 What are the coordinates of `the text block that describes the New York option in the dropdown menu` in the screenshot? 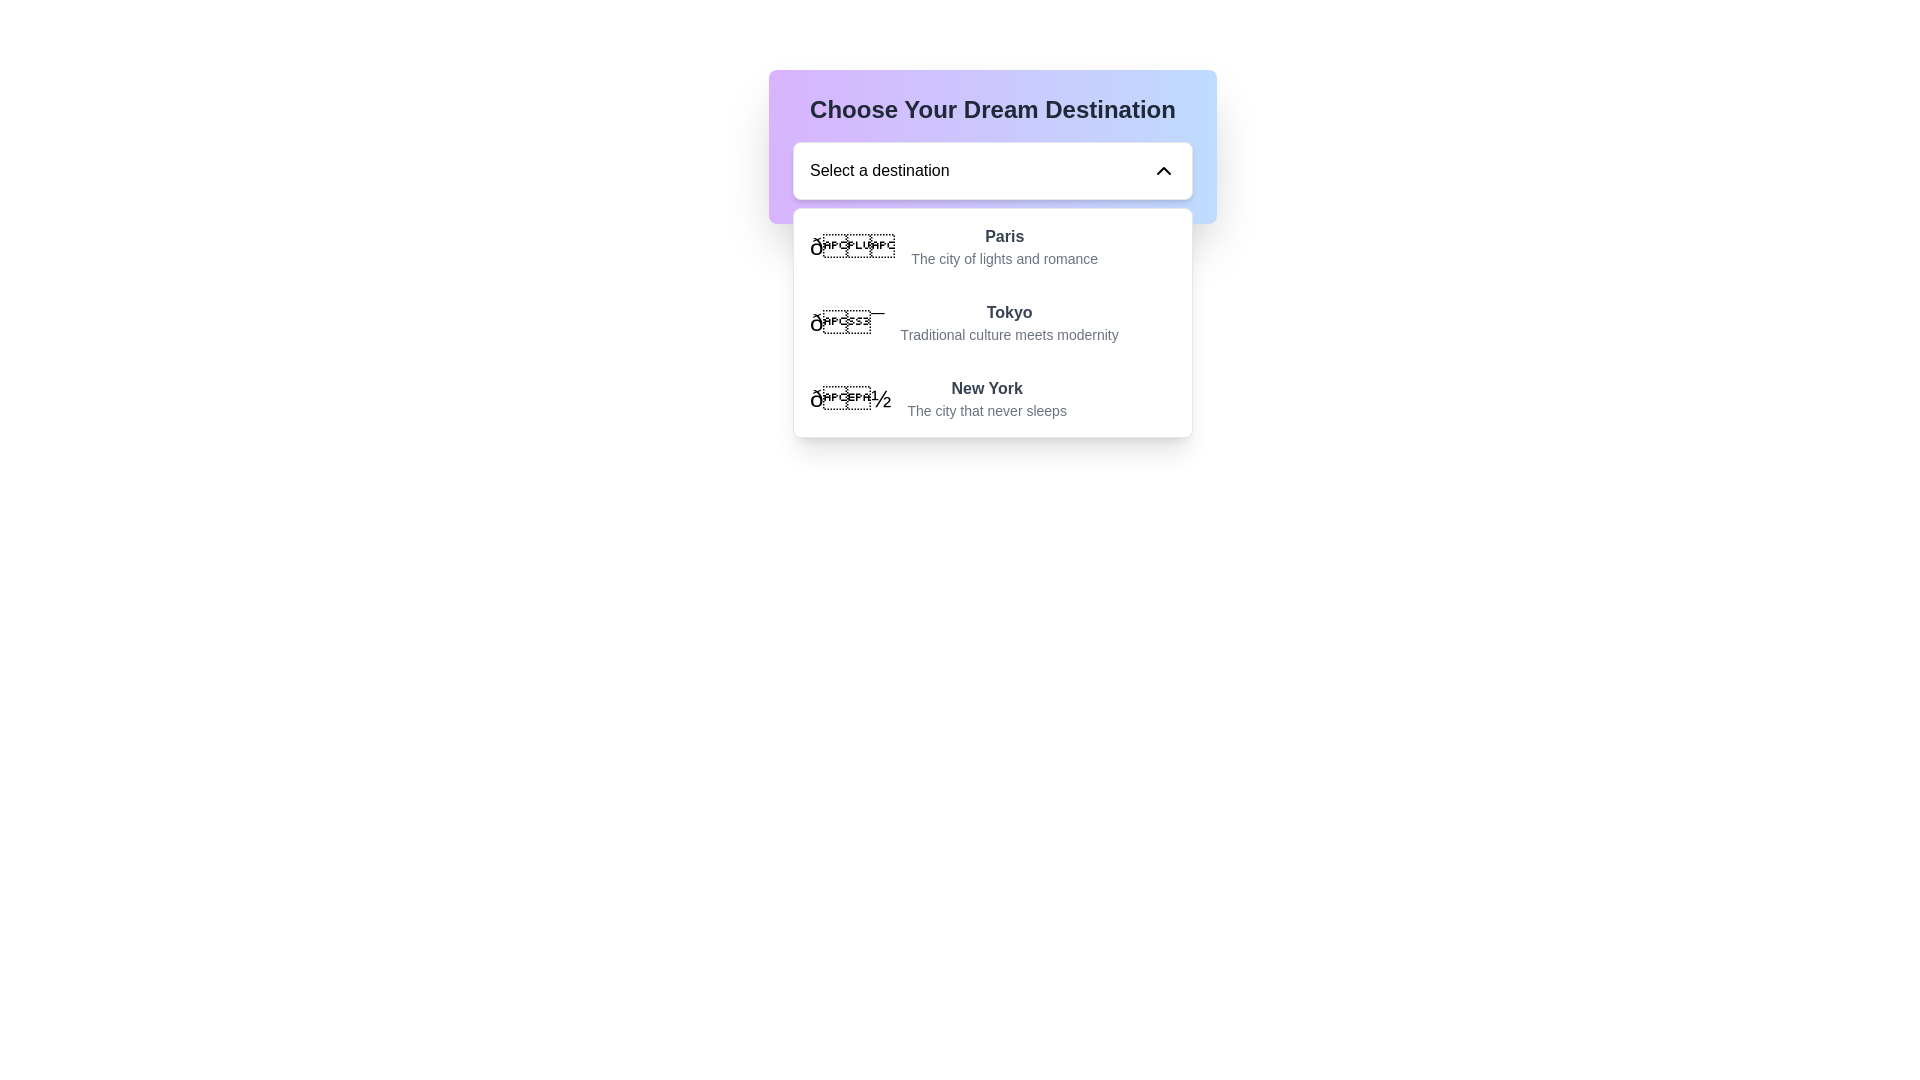 It's located at (987, 398).